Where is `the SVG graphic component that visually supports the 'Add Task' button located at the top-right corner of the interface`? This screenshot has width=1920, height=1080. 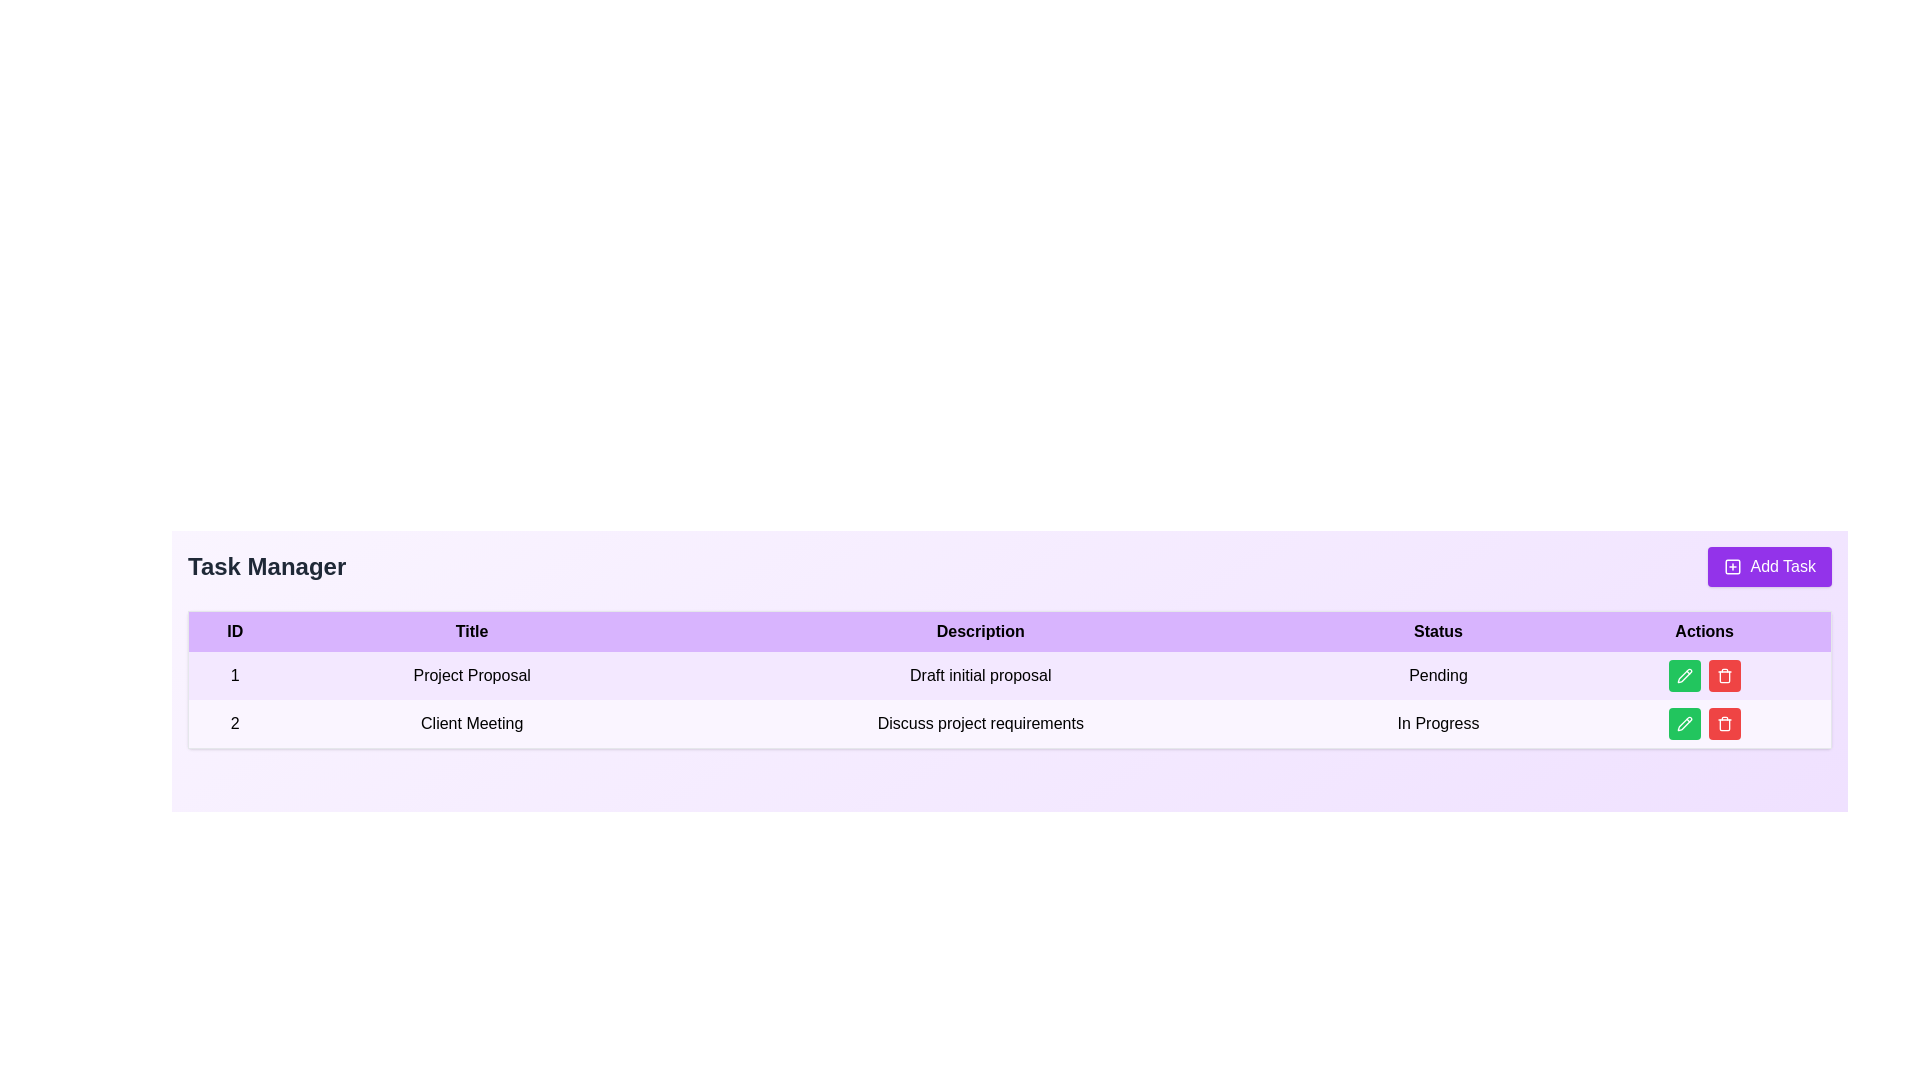
the SVG graphic component that visually supports the 'Add Task' button located at the top-right corner of the interface is located at coordinates (1732, 567).